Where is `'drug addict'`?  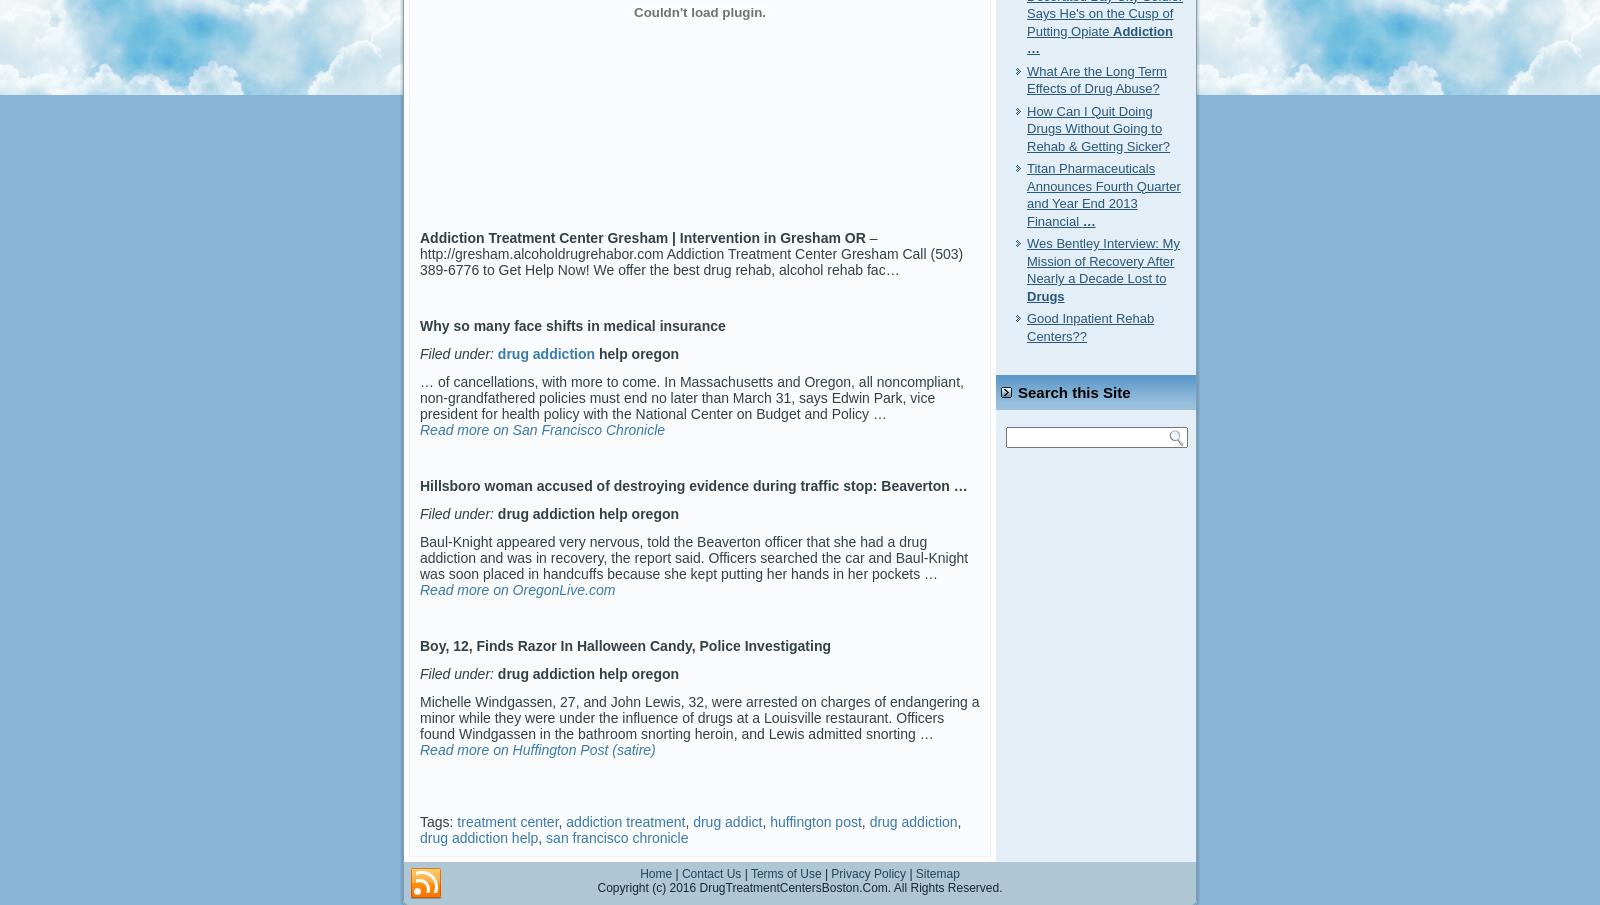
'drug addict' is located at coordinates (727, 821).